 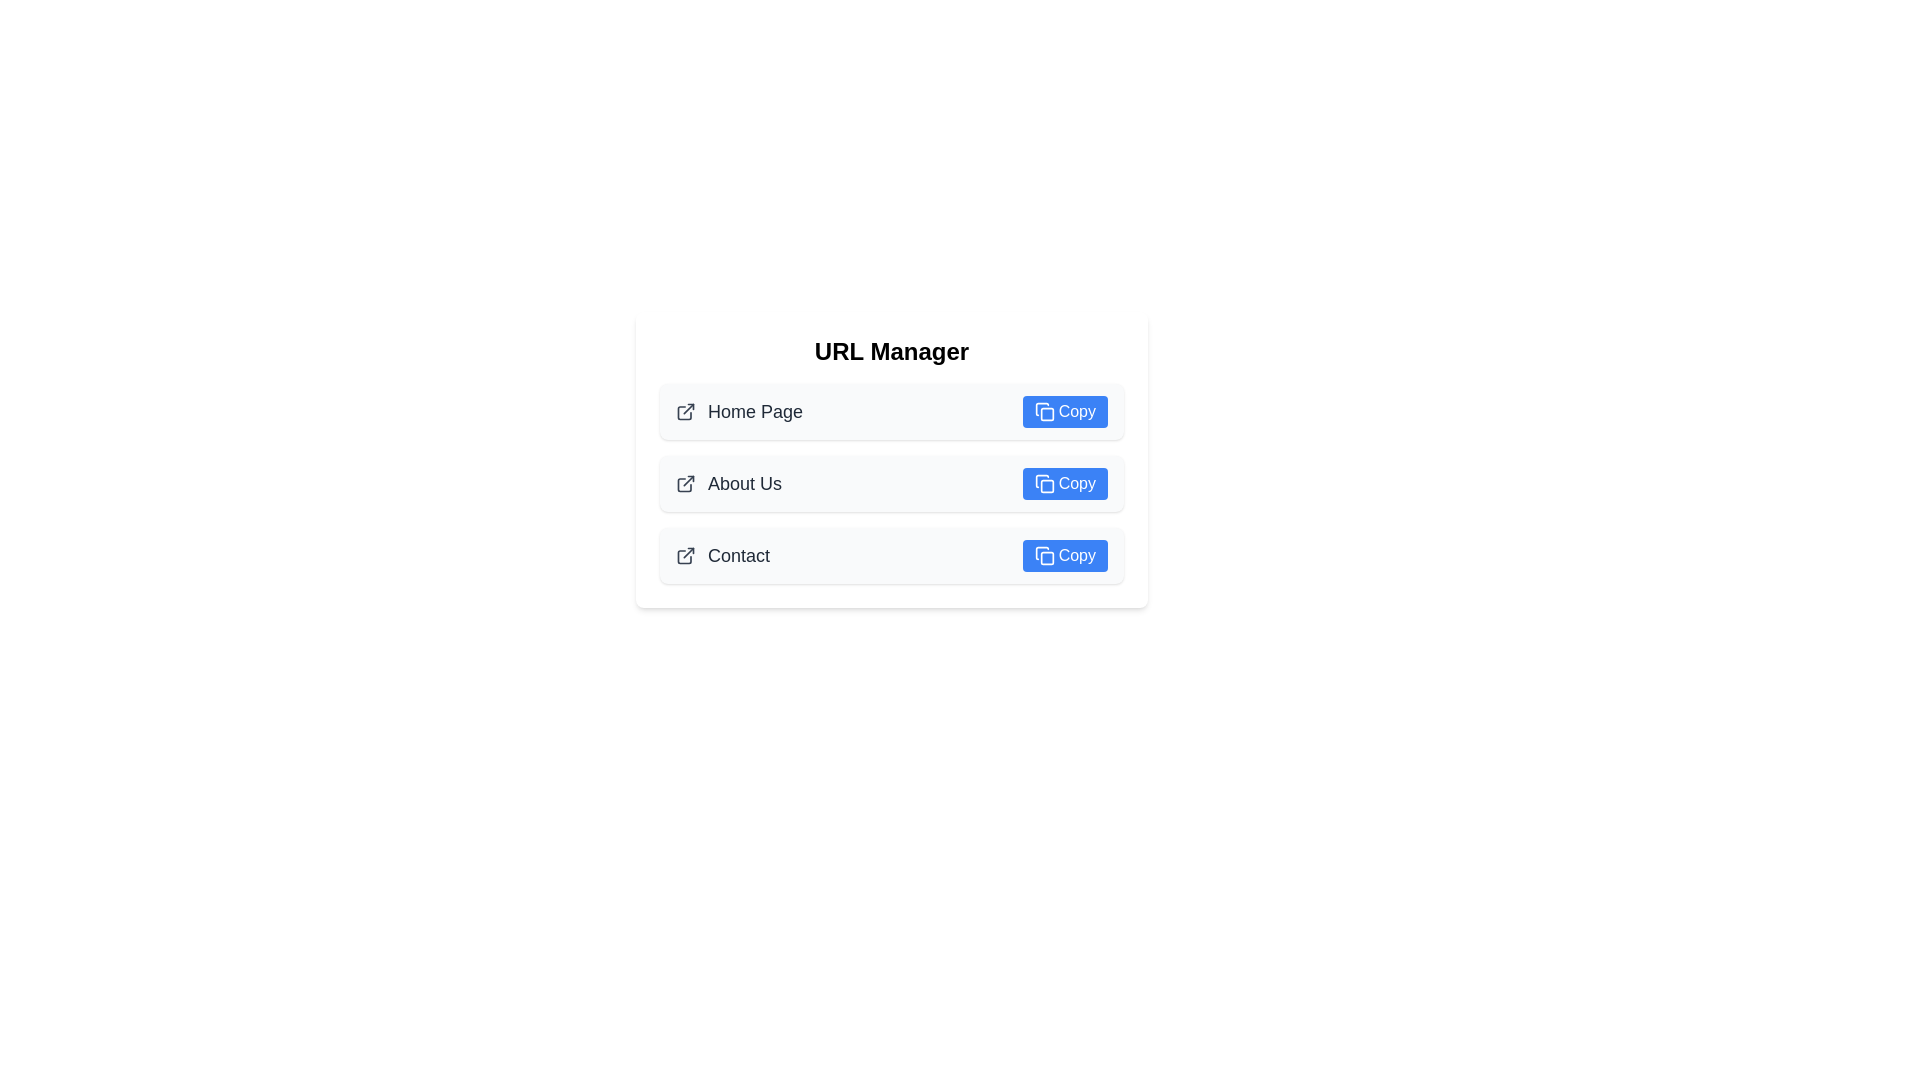 What do you see at coordinates (684, 412) in the screenshot?
I see `the graphical icon styled as an SVG image resembling a rounded rectangle with a partial open top, located in the first row under the 'URL Manager' title beside the 'Home Page' label` at bounding box center [684, 412].